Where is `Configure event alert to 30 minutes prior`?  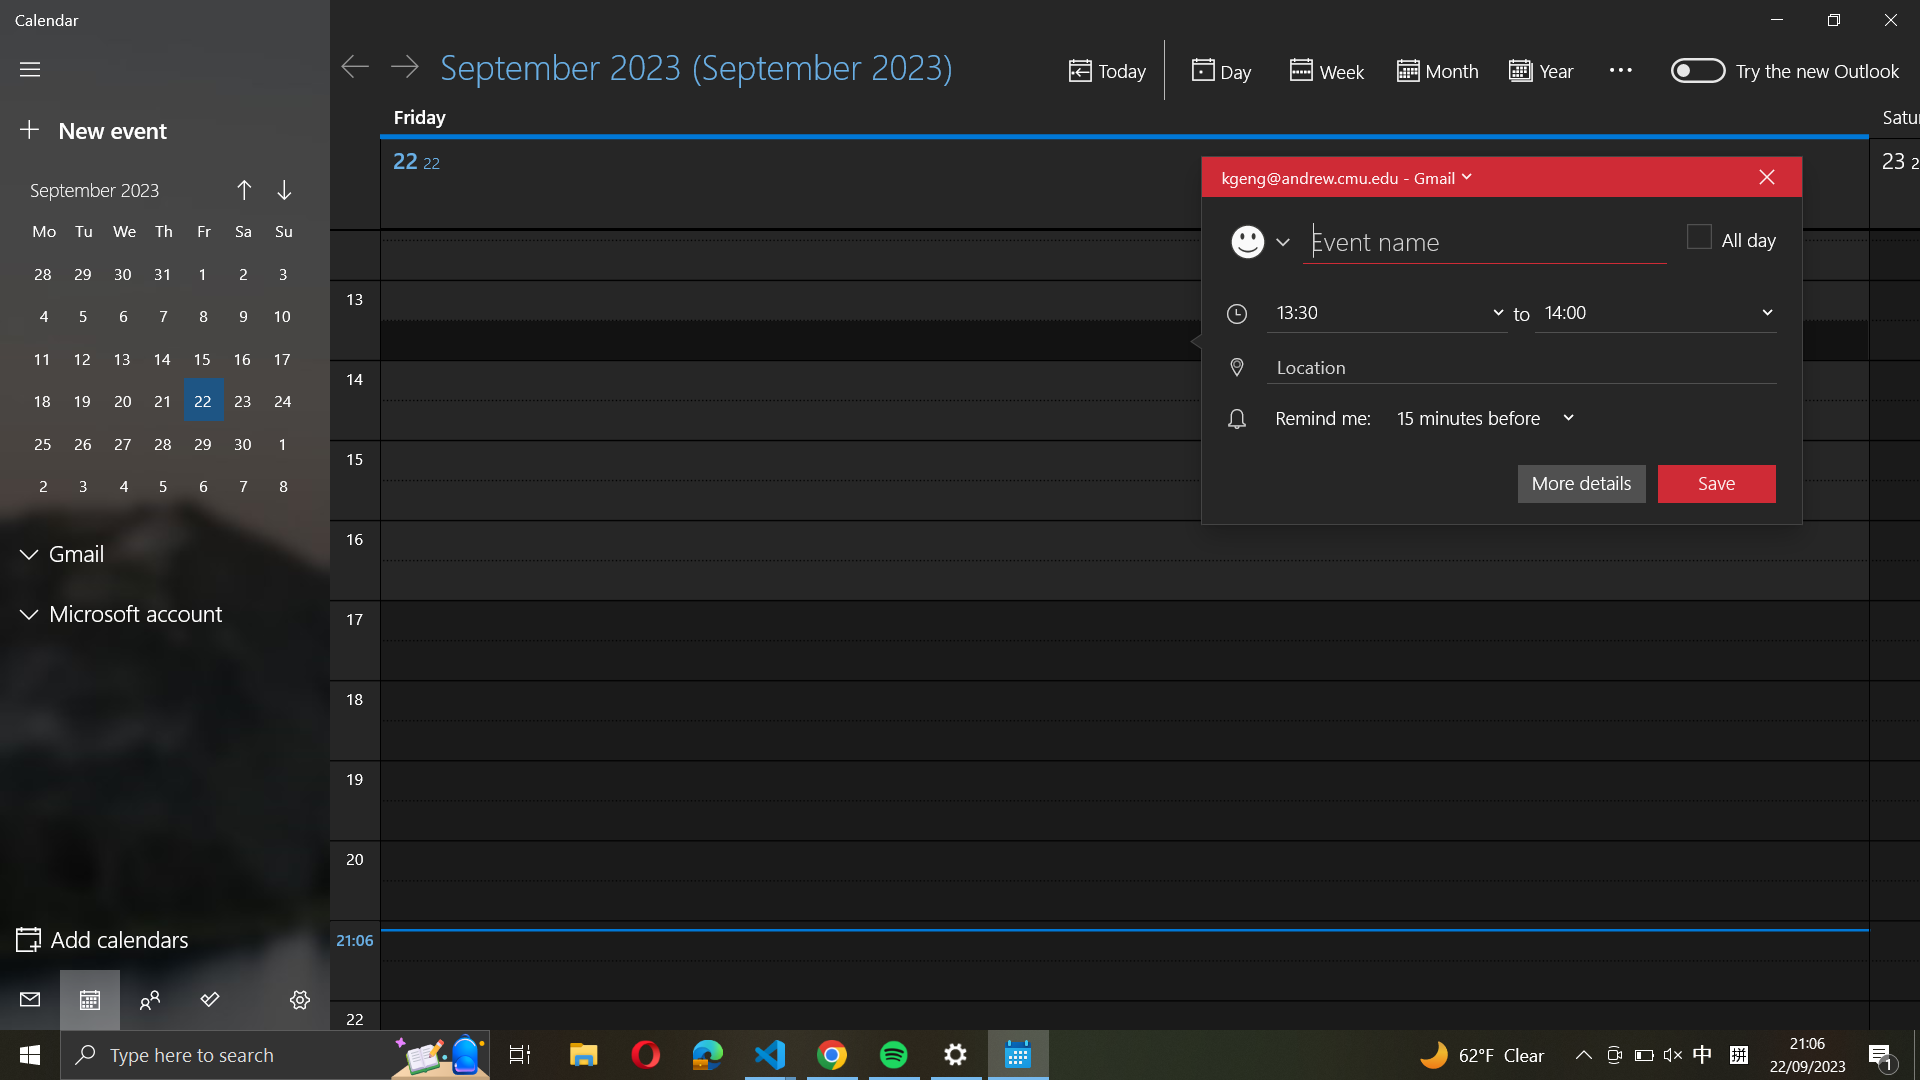 Configure event alert to 30 minutes prior is located at coordinates (1477, 418).